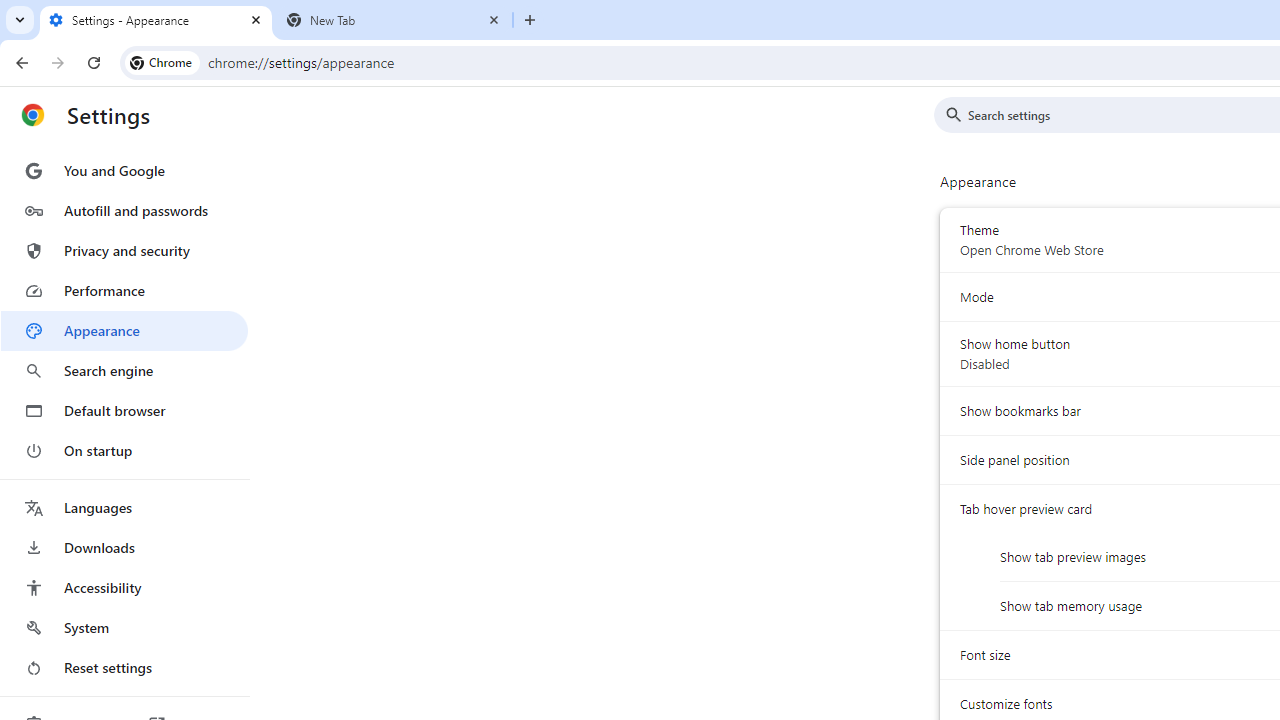 The width and height of the screenshot is (1280, 720). Describe the element at coordinates (123, 668) in the screenshot. I see `'Reset settings'` at that location.